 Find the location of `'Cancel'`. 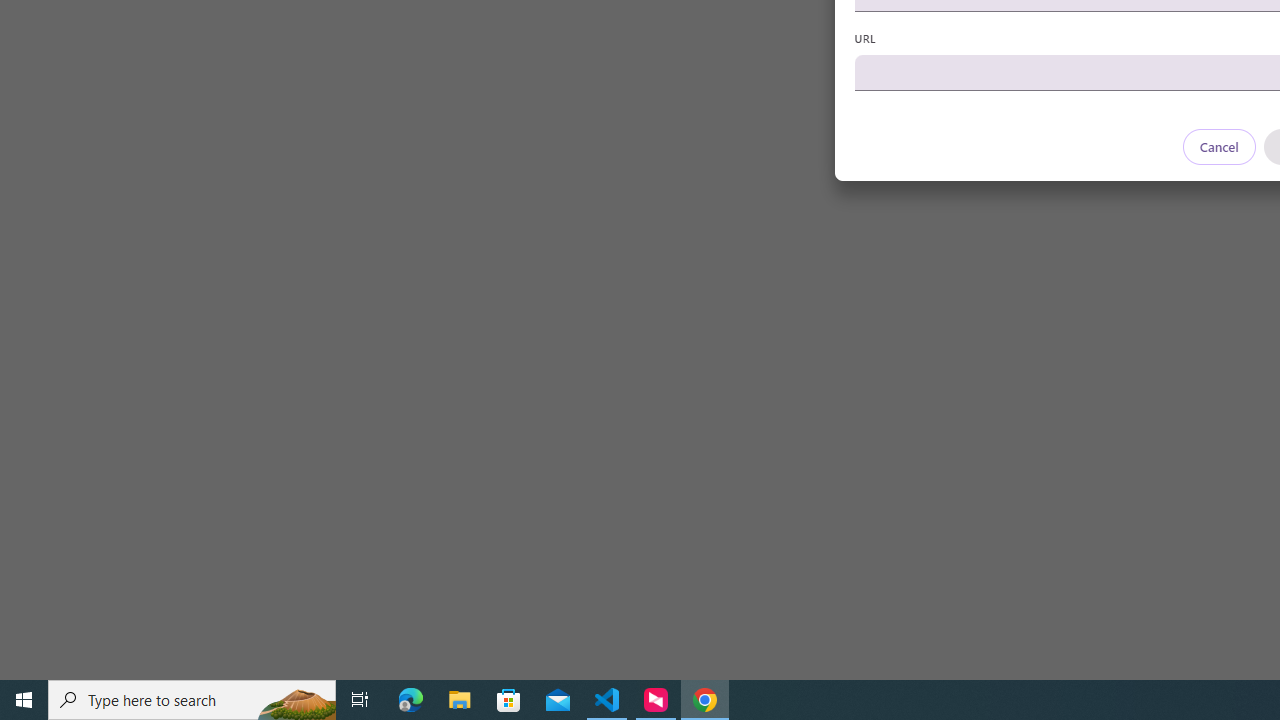

'Cancel' is located at coordinates (1217, 145).